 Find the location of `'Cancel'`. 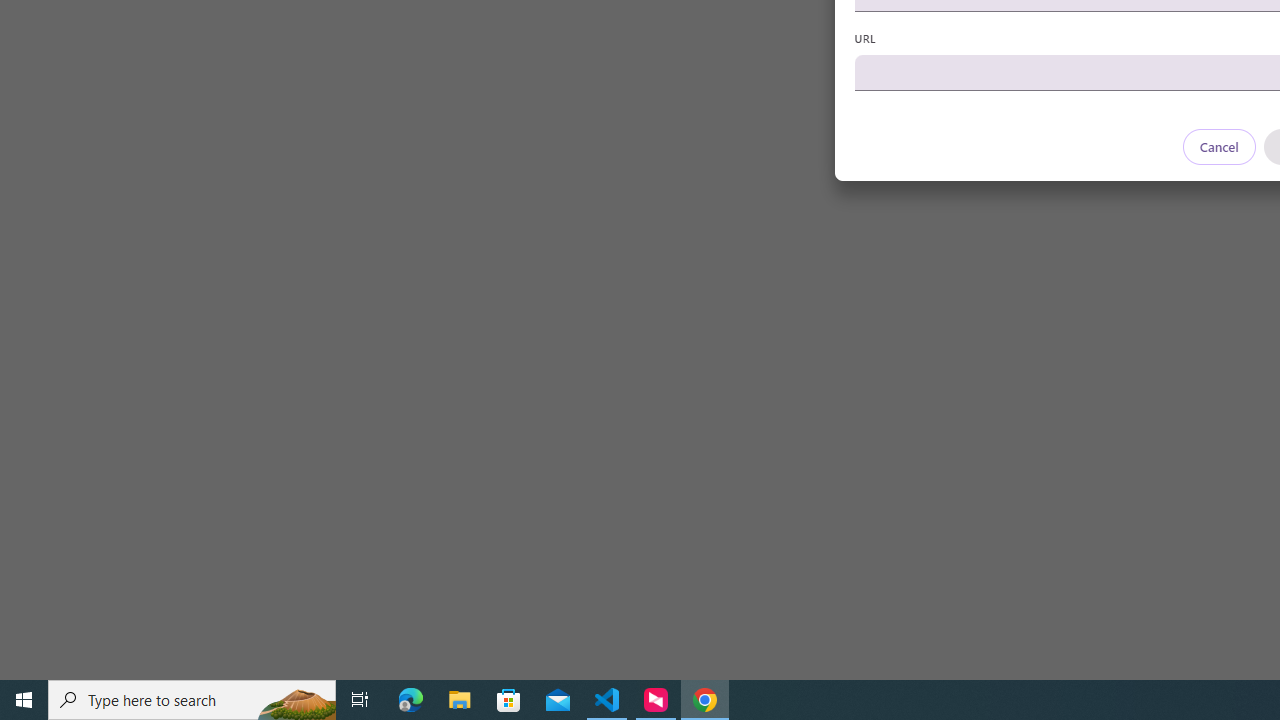

'Cancel' is located at coordinates (1217, 145).